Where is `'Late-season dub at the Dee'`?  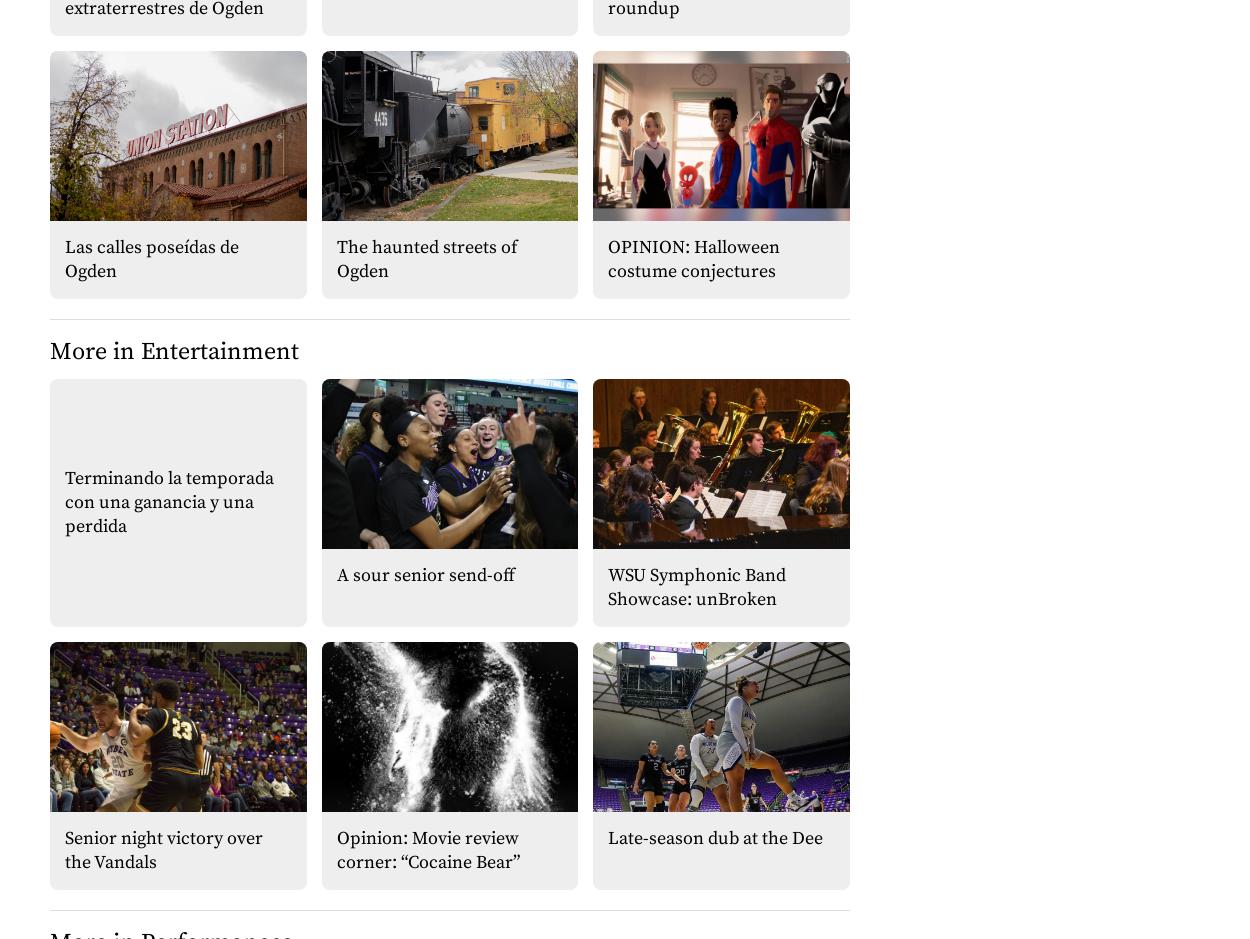
'Late-season dub at the Dee' is located at coordinates (714, 836).